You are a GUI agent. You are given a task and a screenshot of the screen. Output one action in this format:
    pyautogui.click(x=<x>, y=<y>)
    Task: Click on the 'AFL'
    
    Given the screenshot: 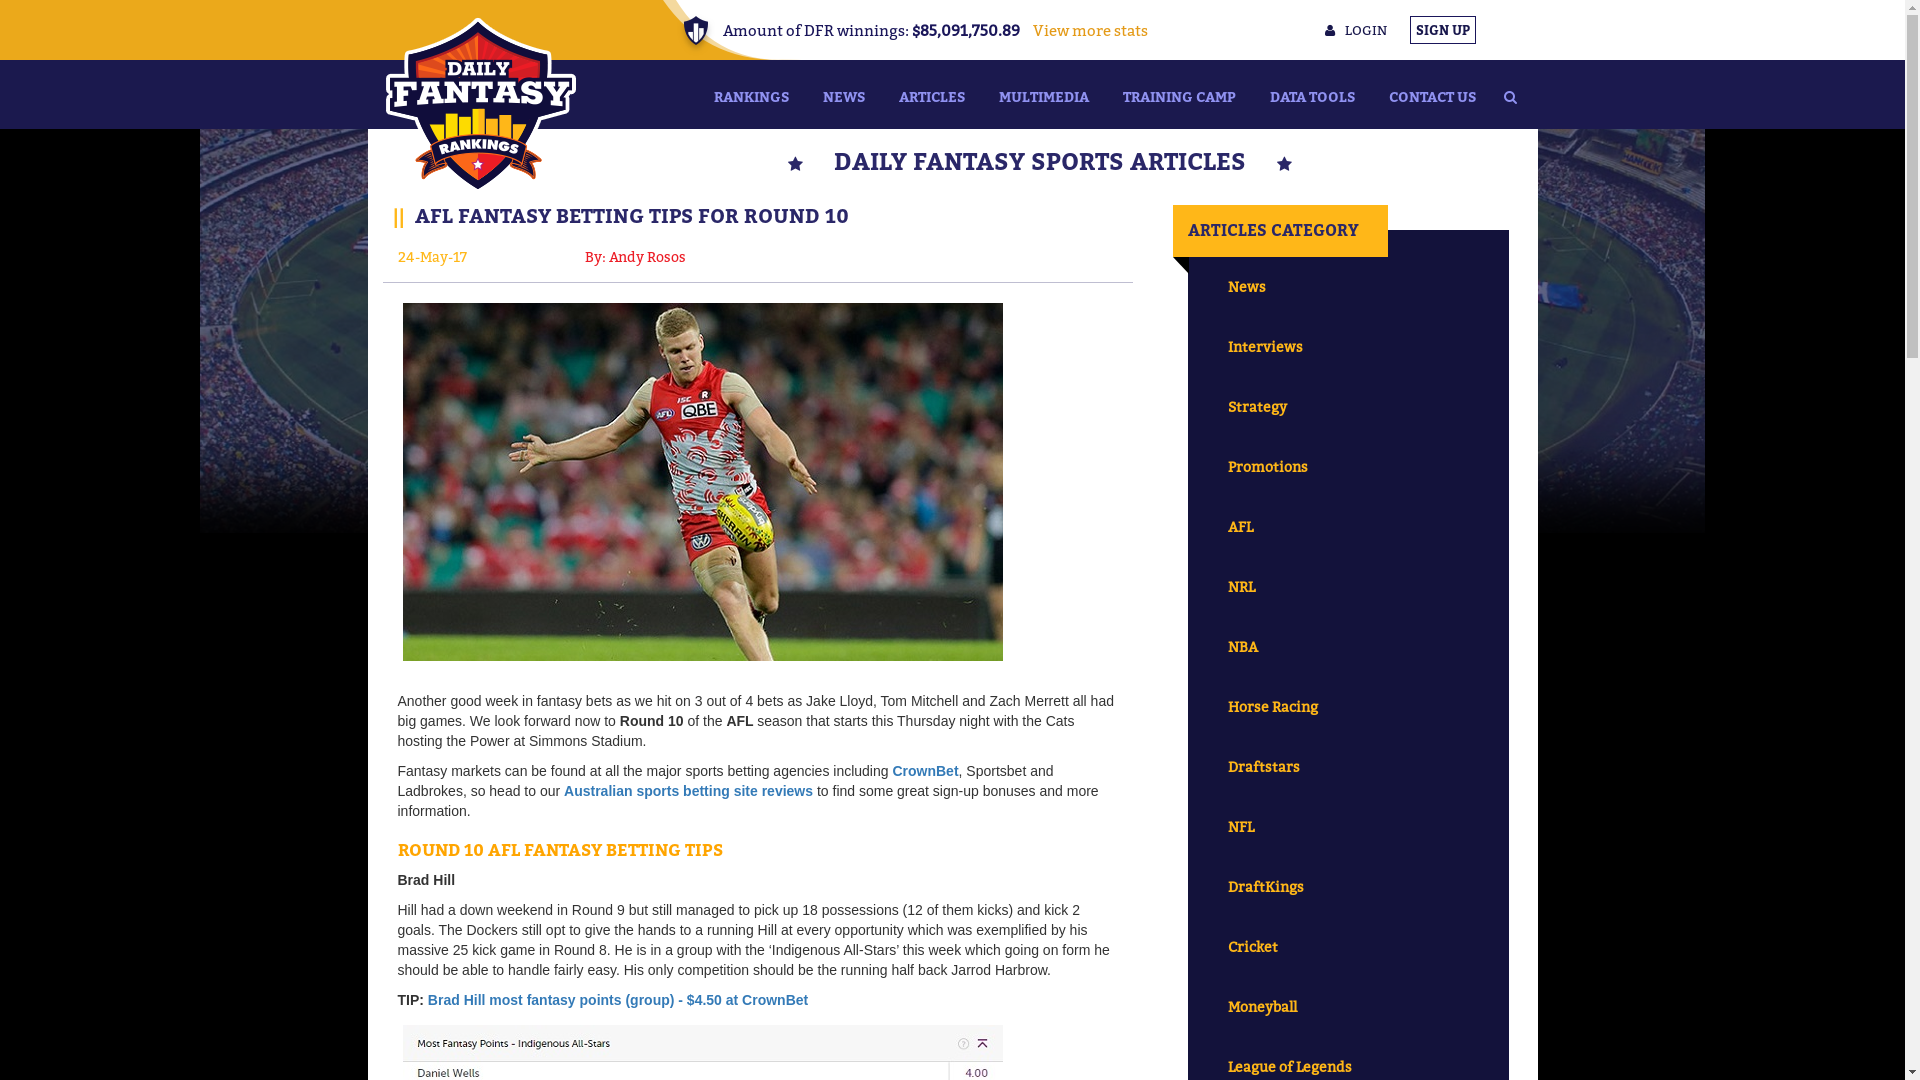 What is the action you would take?
    pyautogui.click(x=1348, y=526)
    